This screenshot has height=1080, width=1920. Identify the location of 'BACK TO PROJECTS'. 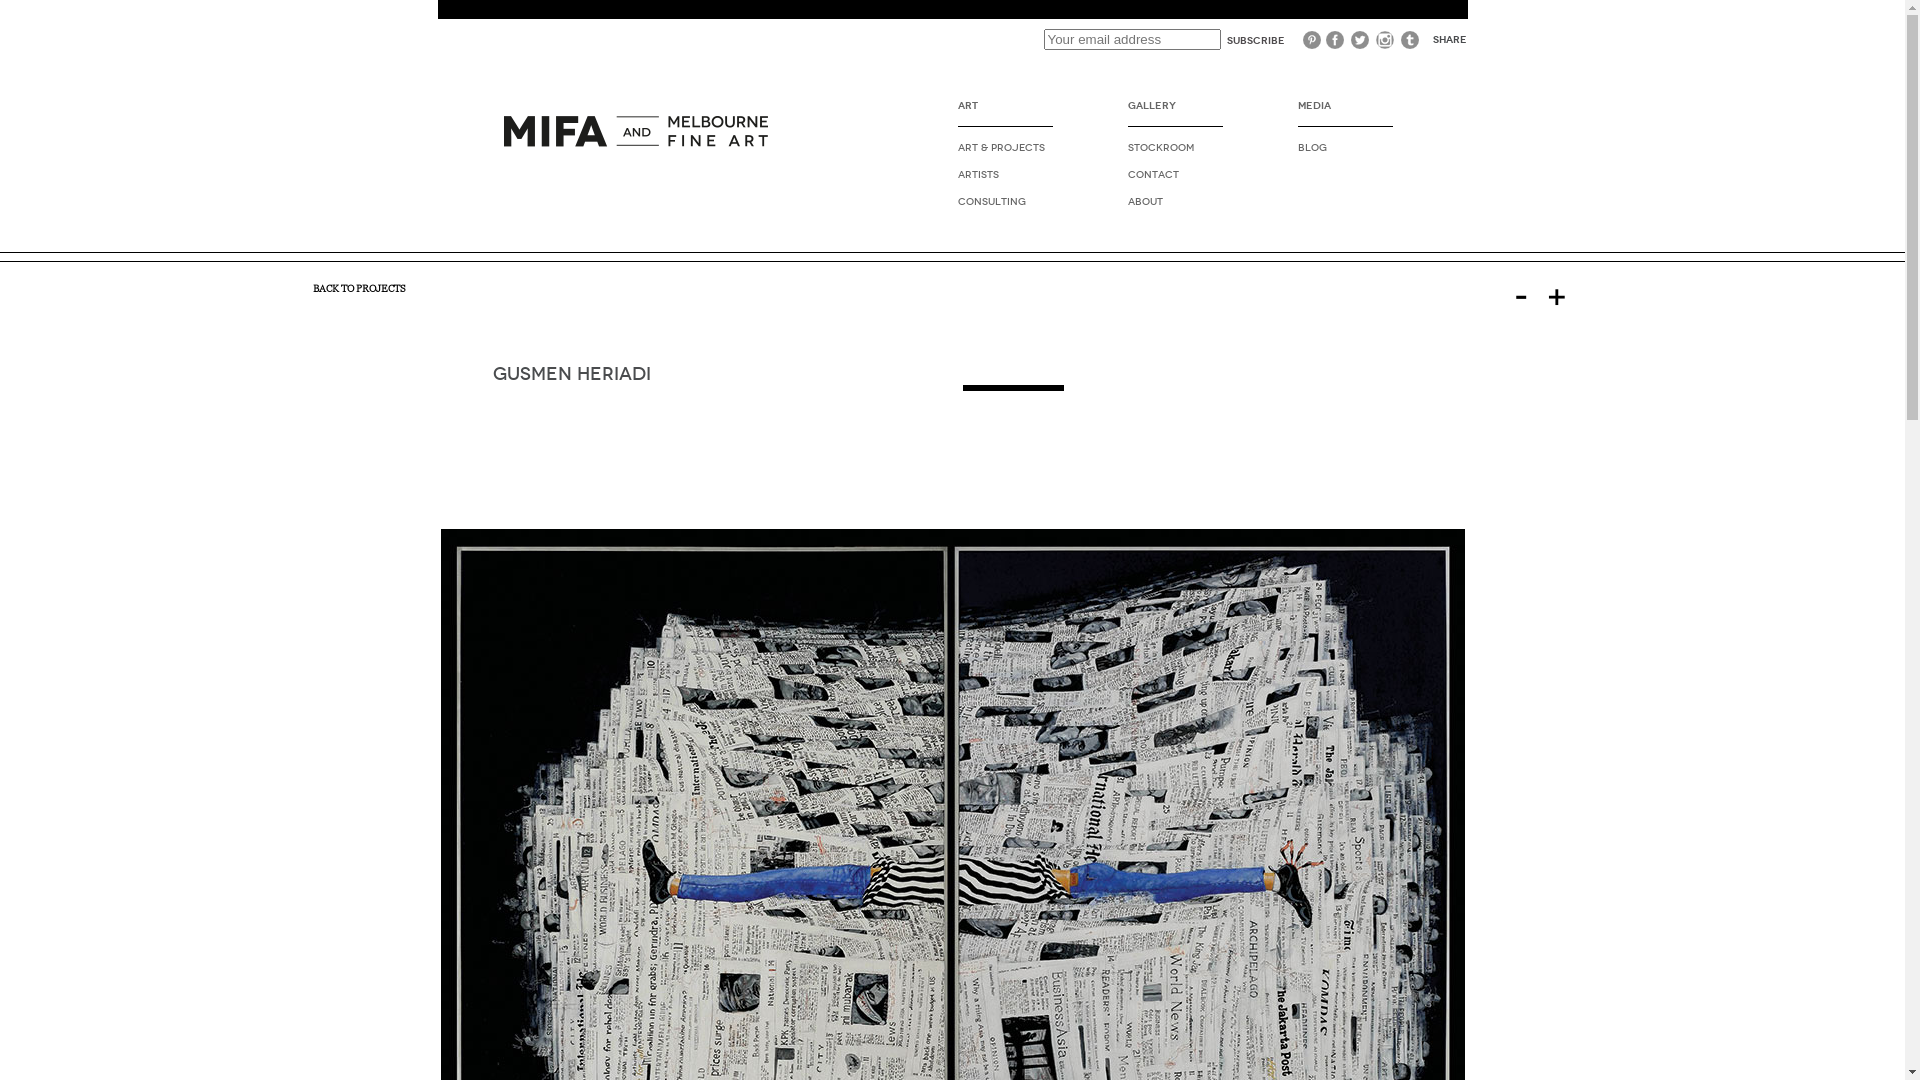
(311, 288).